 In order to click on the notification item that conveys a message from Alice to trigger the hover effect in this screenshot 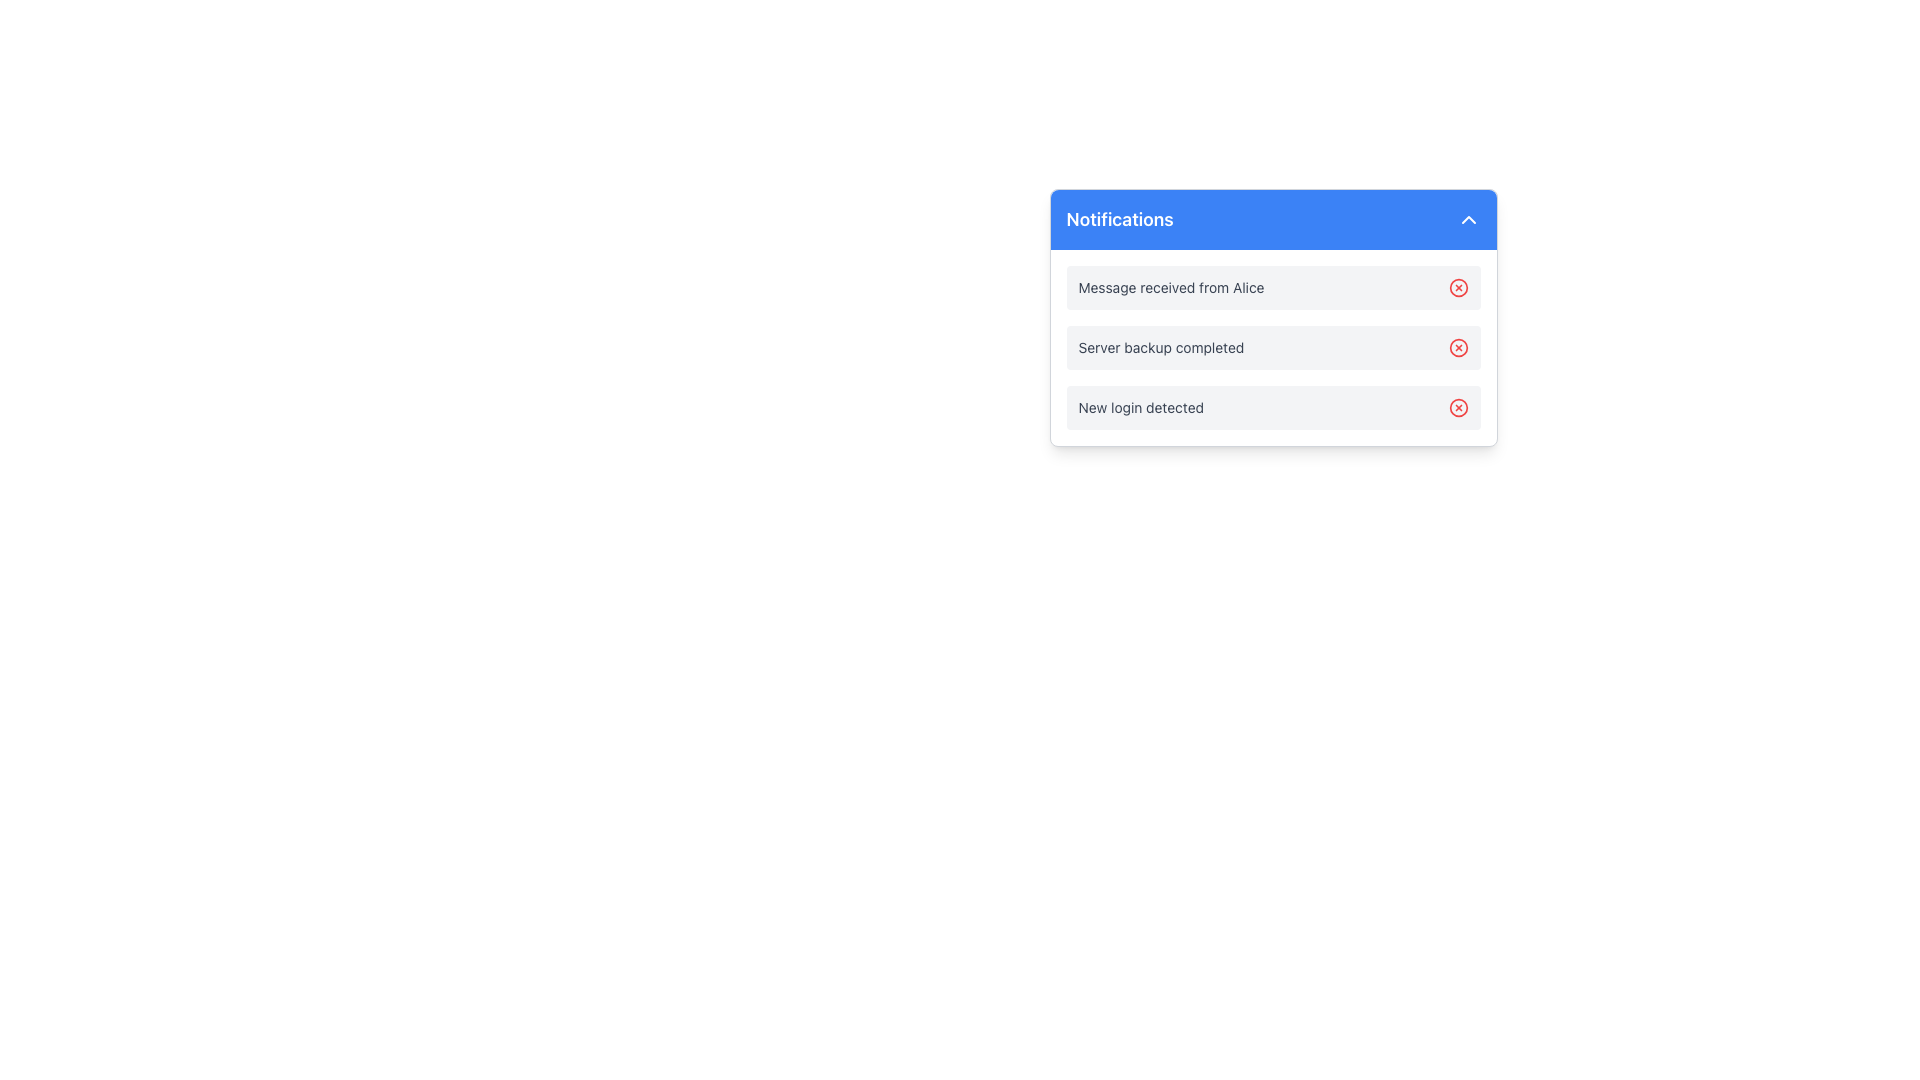, I will do `click(1272, 288)`.